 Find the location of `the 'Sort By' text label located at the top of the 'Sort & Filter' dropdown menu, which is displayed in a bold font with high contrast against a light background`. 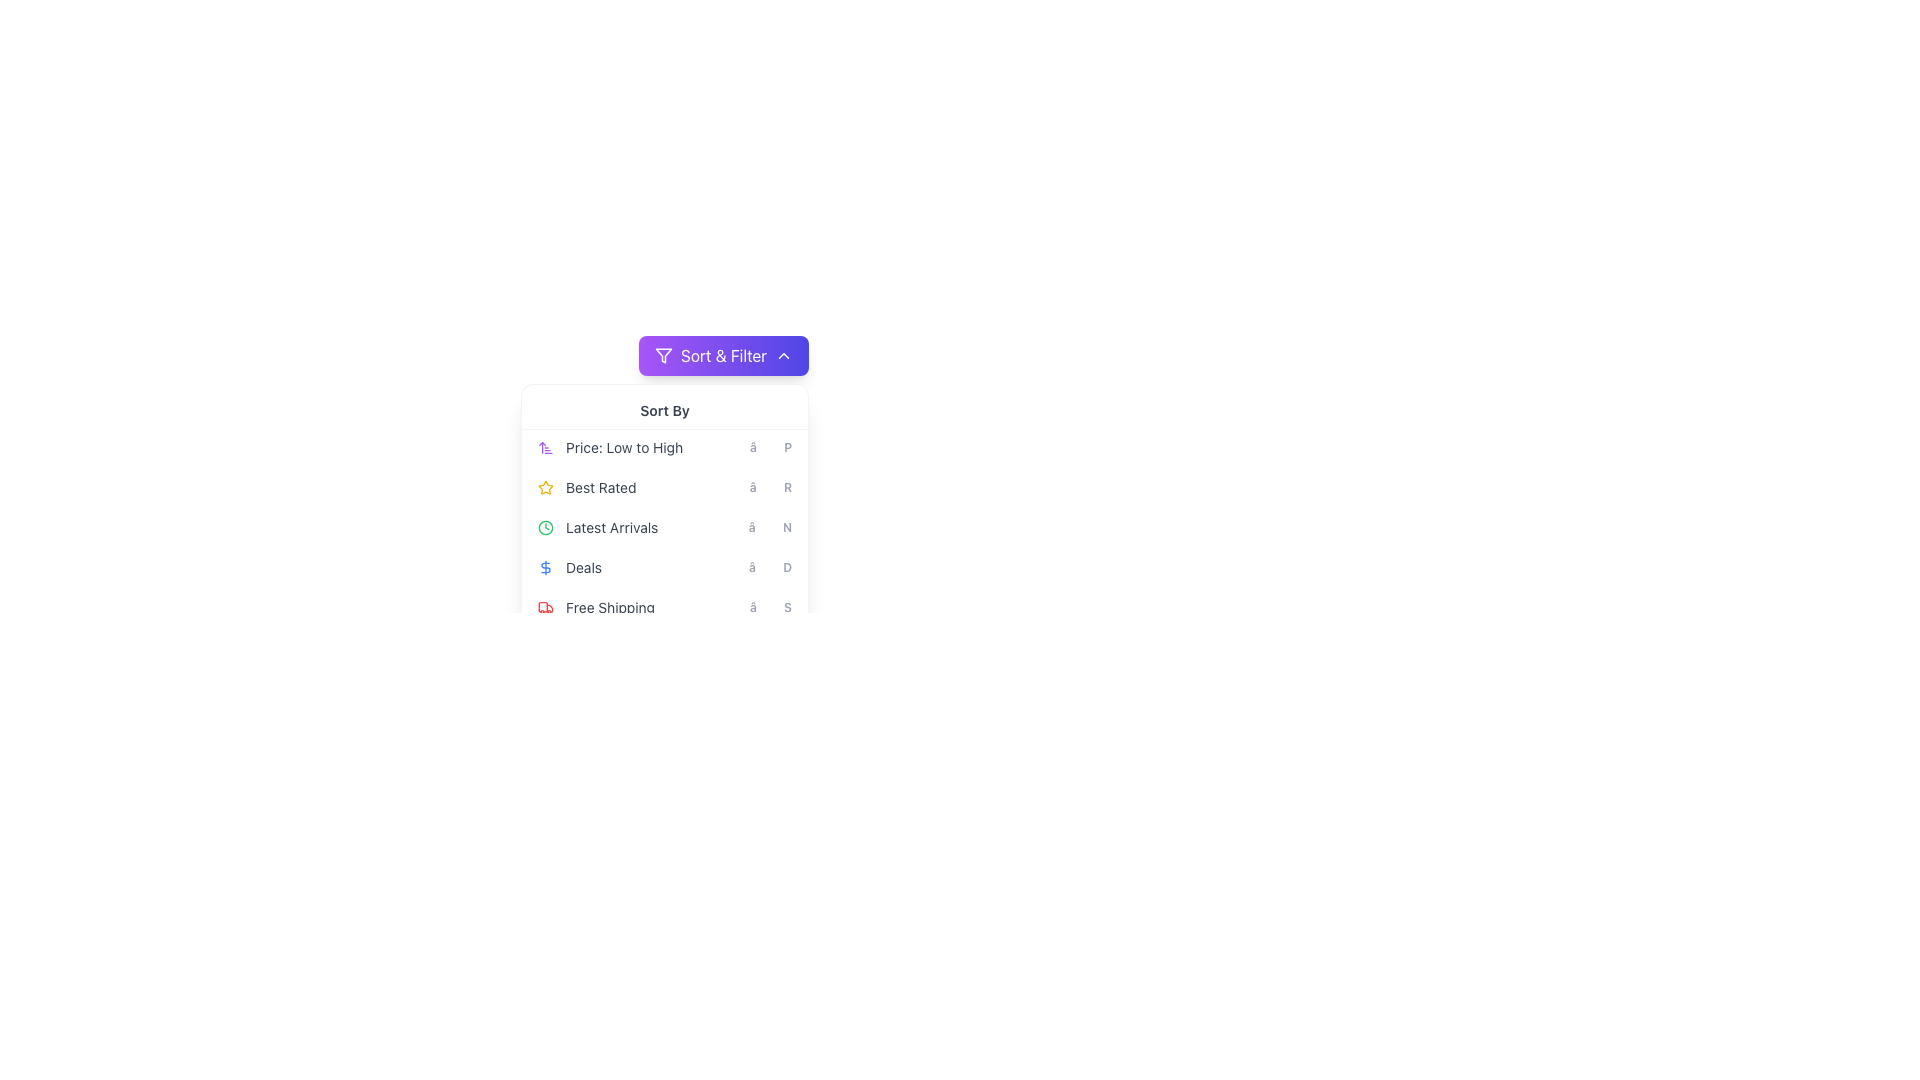

the 'Sort By' text label located at the top of the 'Sort & Filter' dropdown menu, which is displayed in a bold font with high contrast against a light background is located at coordinates (665, 410).